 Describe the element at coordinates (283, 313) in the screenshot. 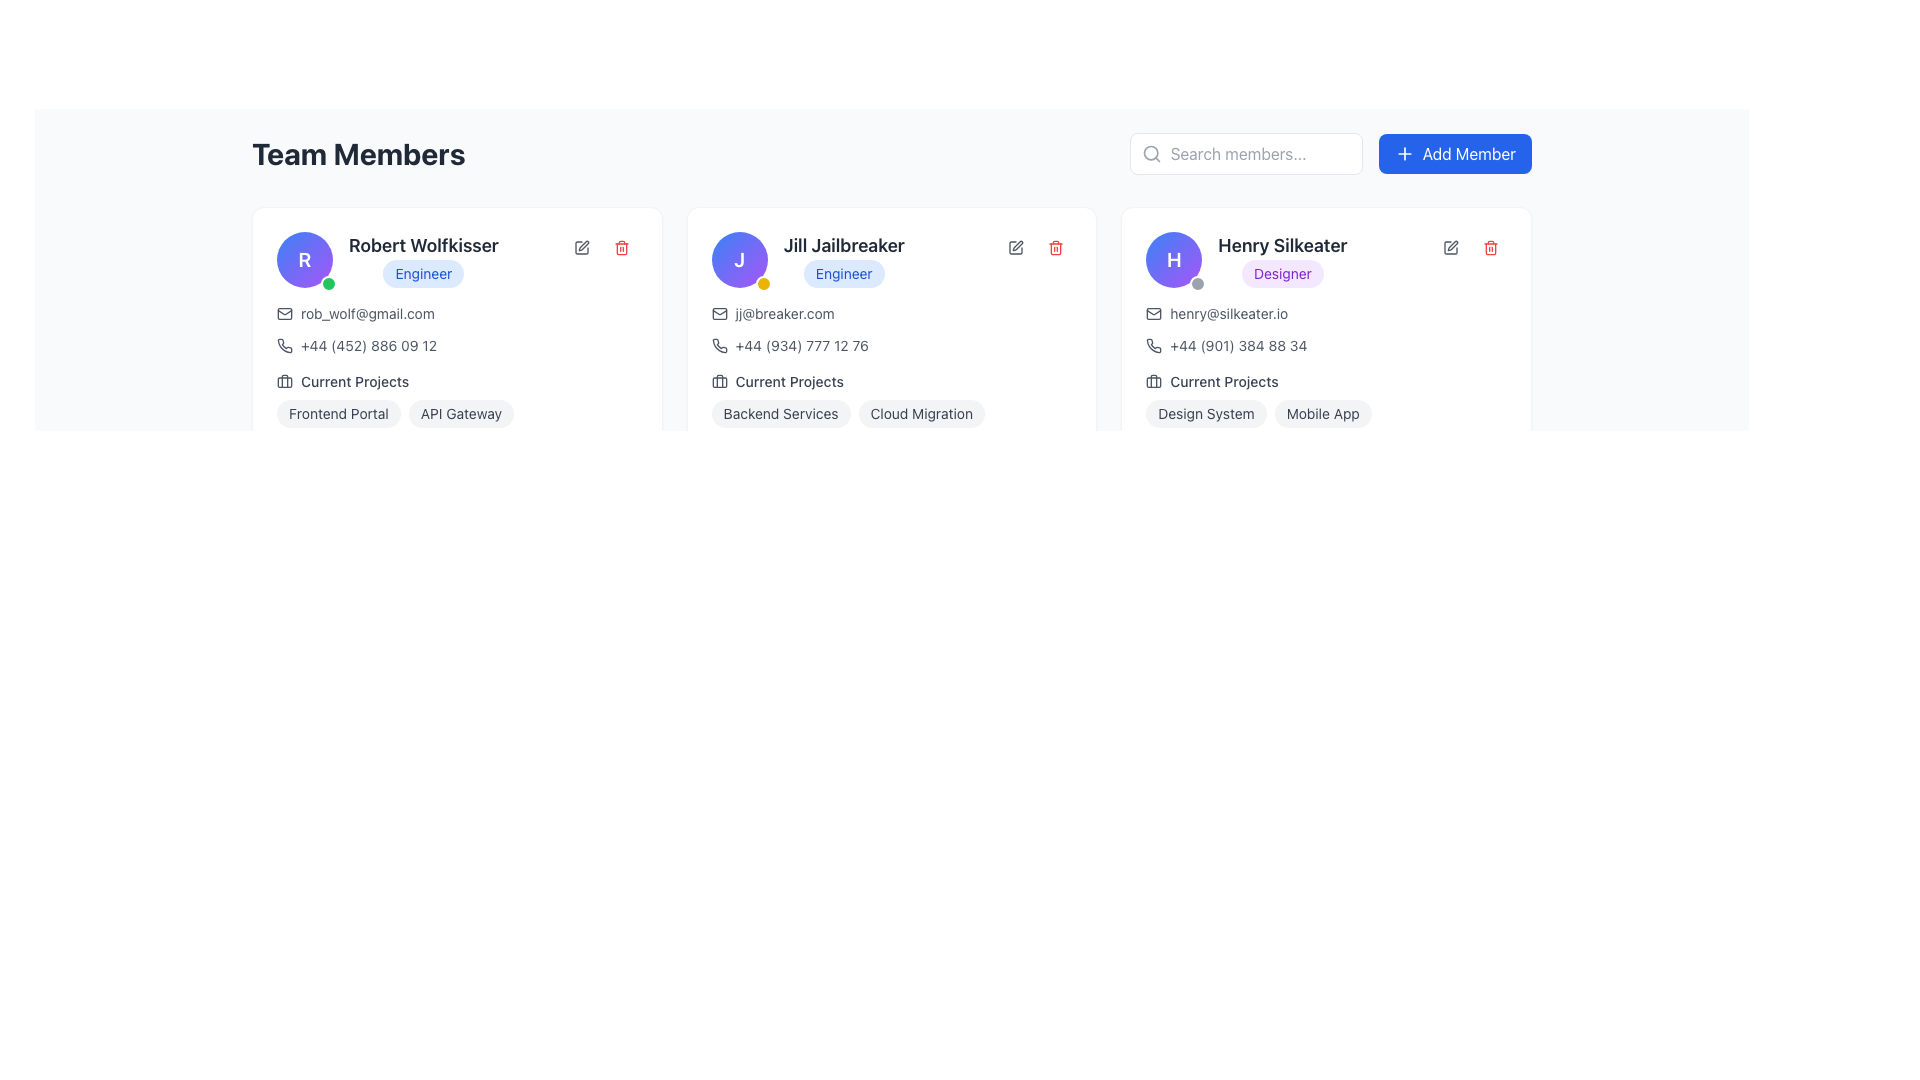

I see `the graphical icon representing an email envelope located within the contact details of the first card in a team member list` at that location.